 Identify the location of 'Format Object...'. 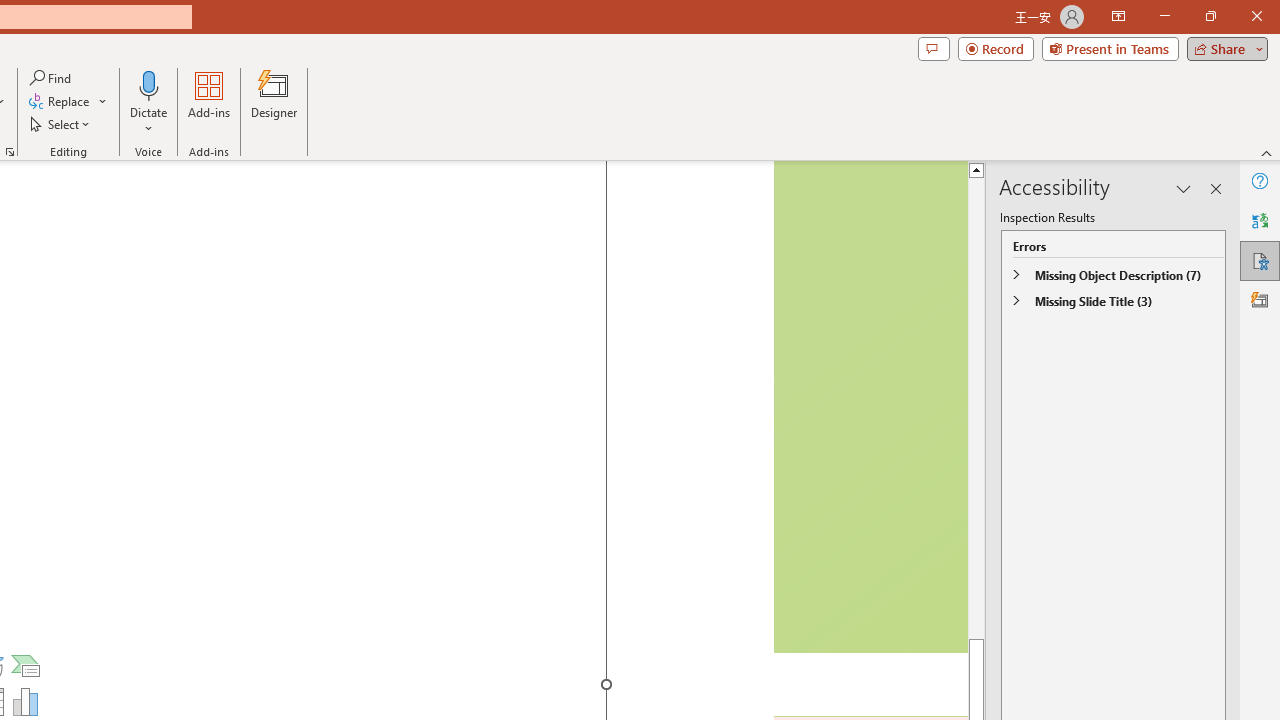
(10, 150).